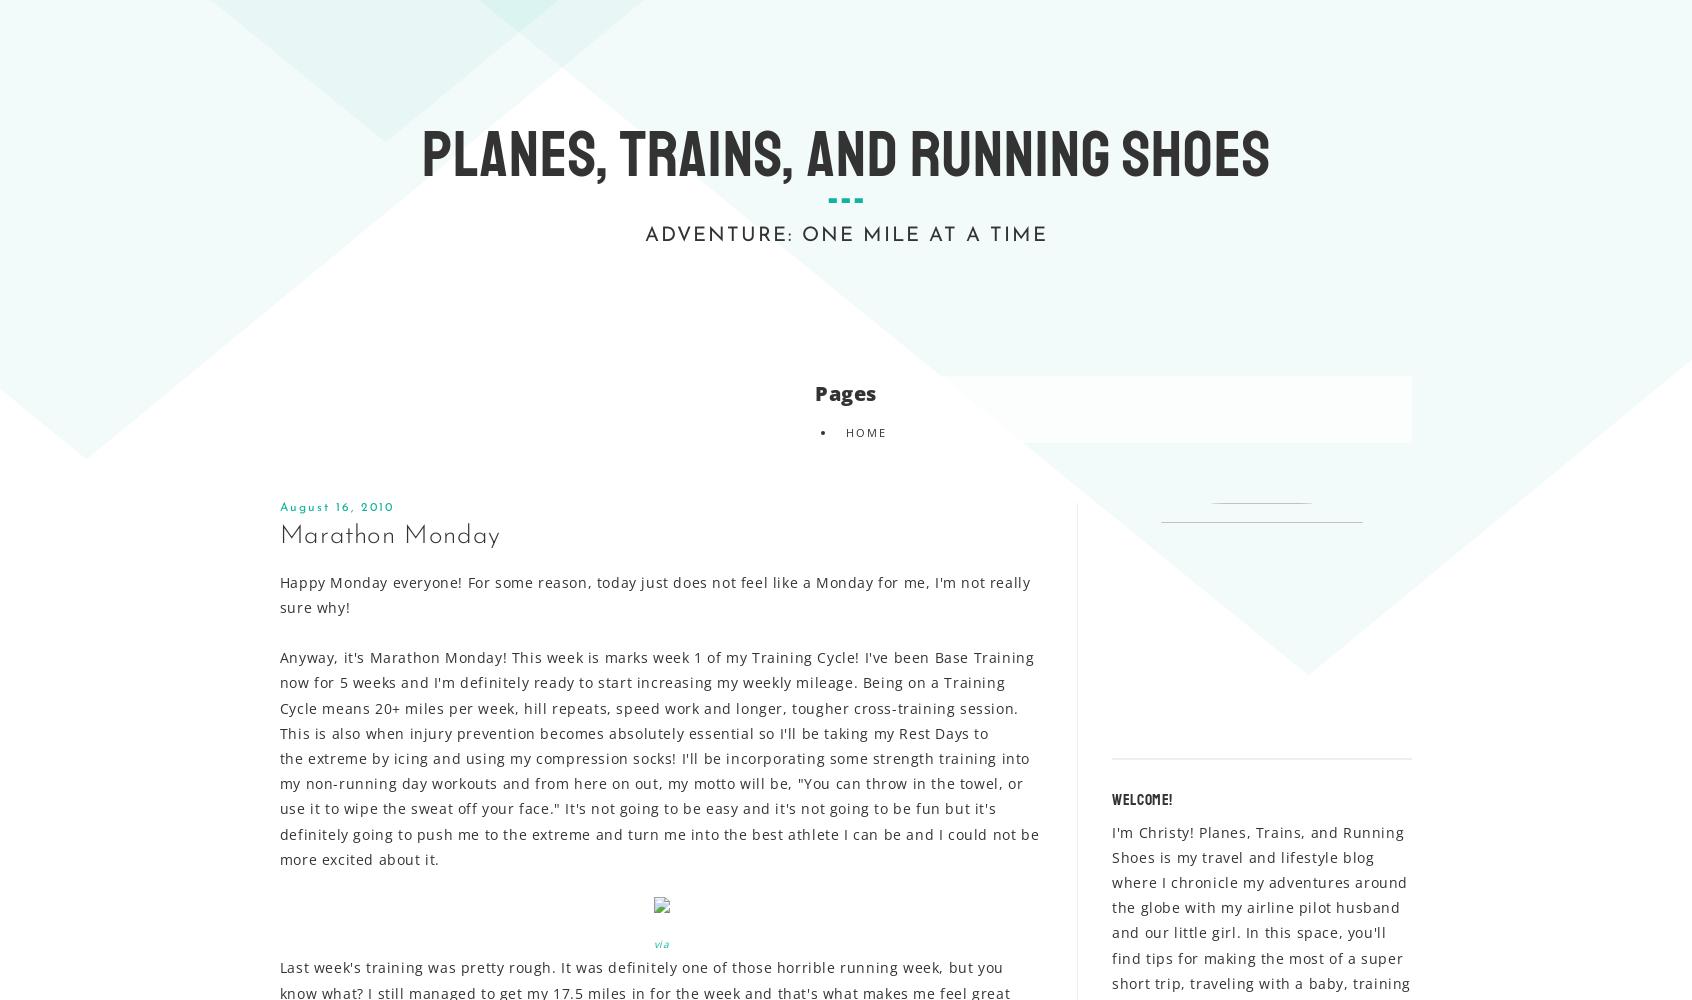 The image size is (1692, 1000). Describe the element at coordinates (844, 431) in the screenshot. I see `'Home'` at that location.